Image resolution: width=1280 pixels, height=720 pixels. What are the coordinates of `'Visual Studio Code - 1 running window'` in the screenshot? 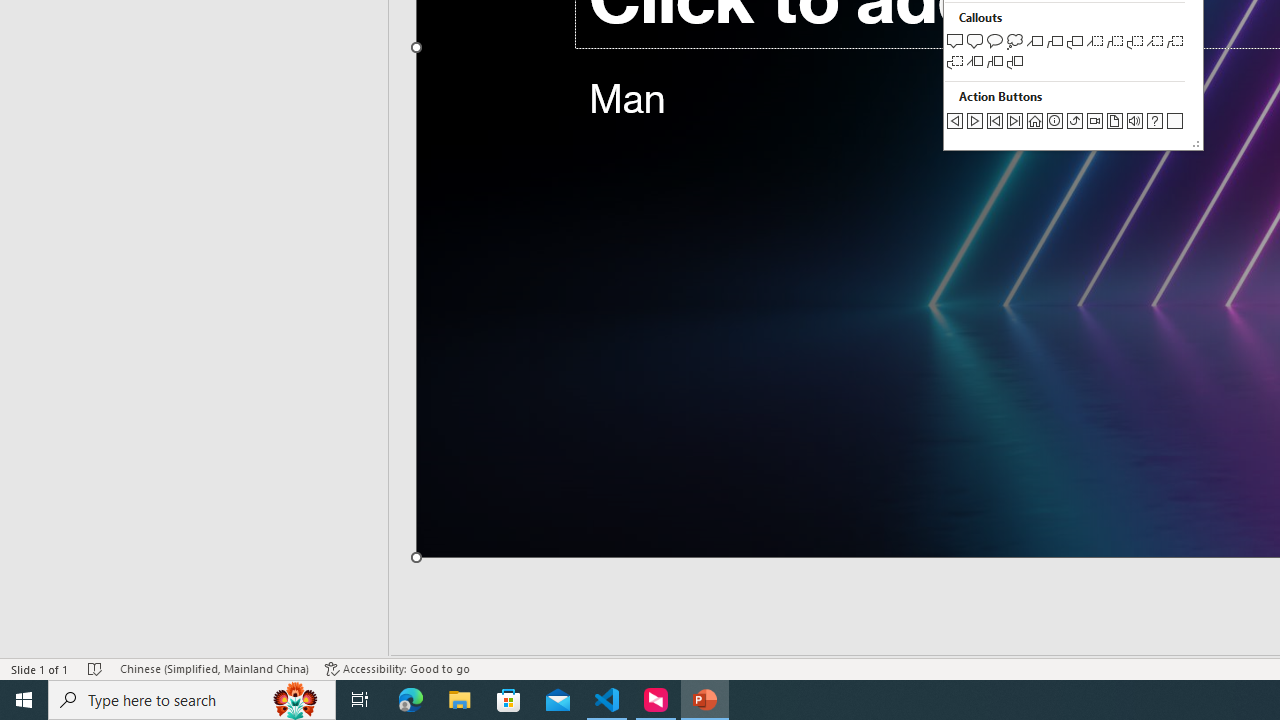 It's located at (606, 698).